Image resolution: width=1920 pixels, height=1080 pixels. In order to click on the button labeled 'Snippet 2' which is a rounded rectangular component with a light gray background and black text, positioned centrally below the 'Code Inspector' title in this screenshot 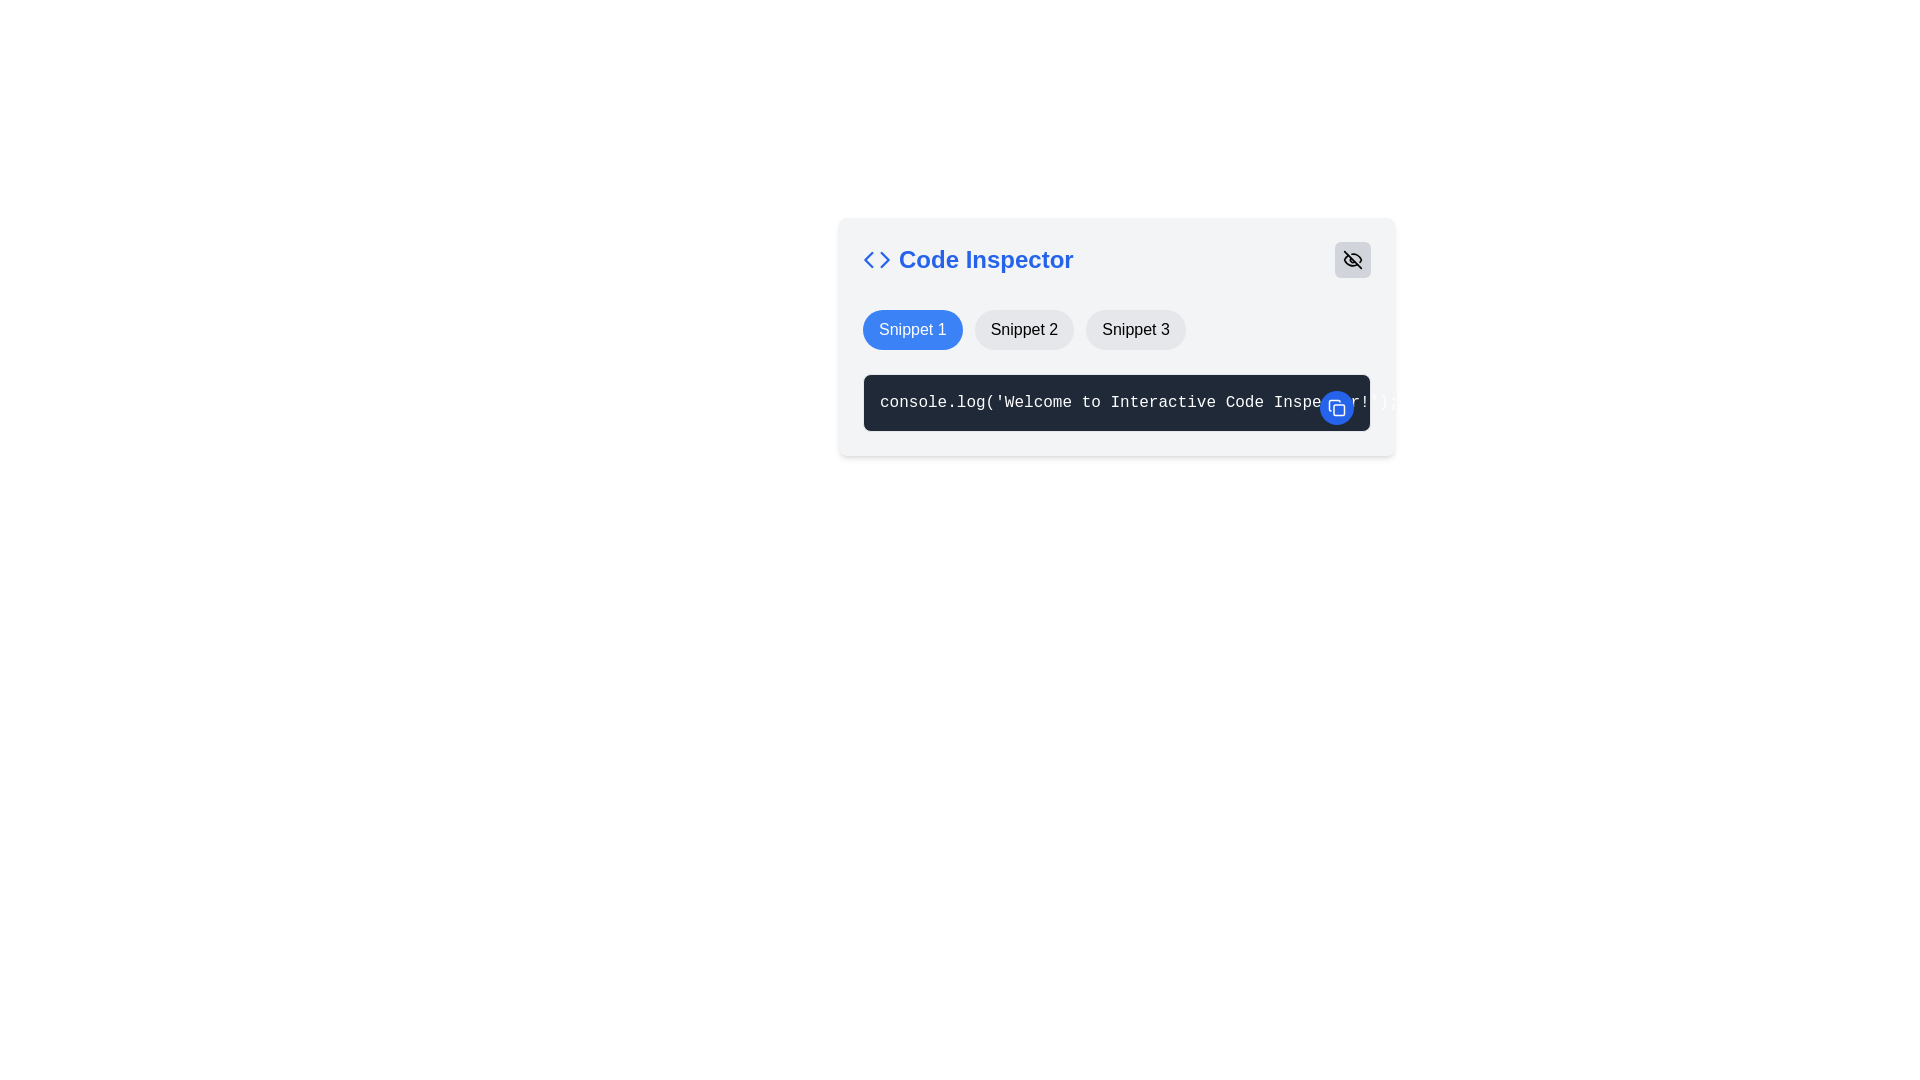, I will do `click(1023, 329)`.